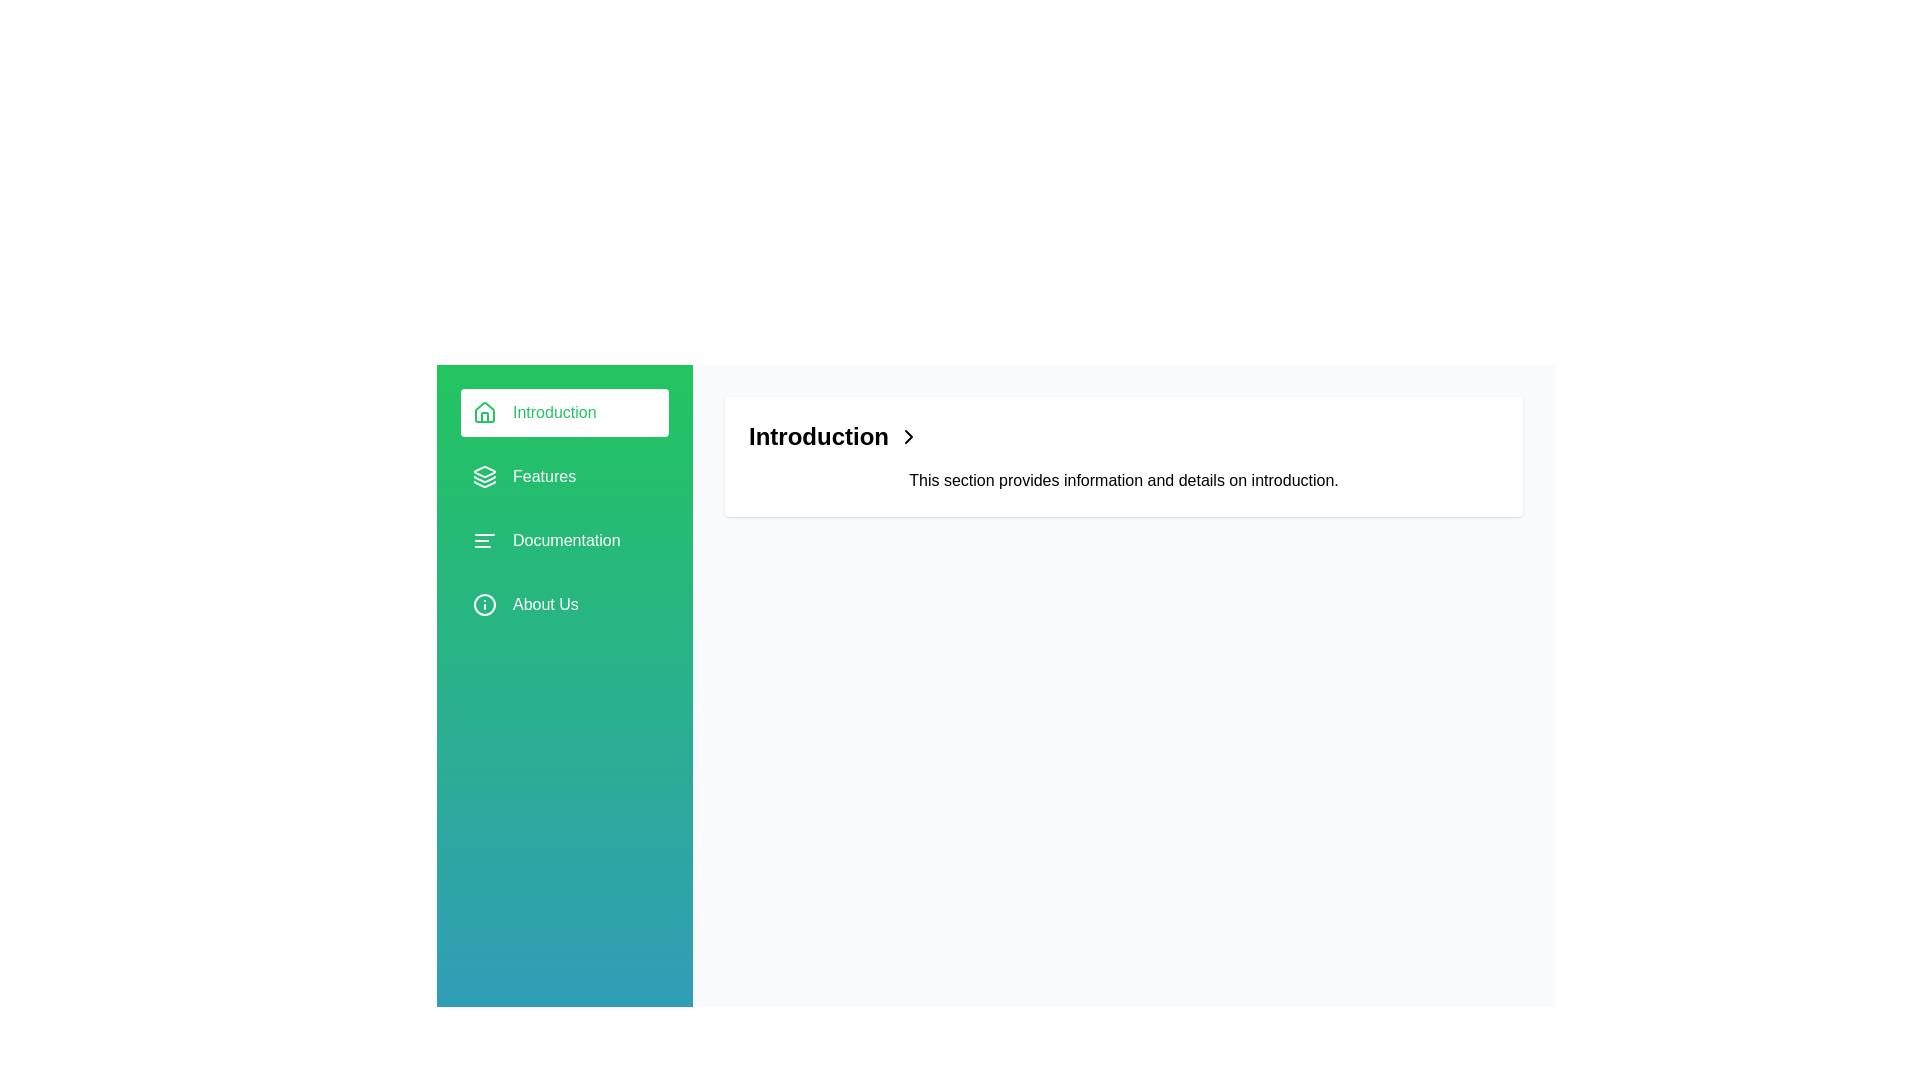 This screenshot has height=1080, width=1920. Describe the element at coordinates (564, 604) in the screenshot. I see `the 'About Us' menu item in the vertical navigation bar` at that location.